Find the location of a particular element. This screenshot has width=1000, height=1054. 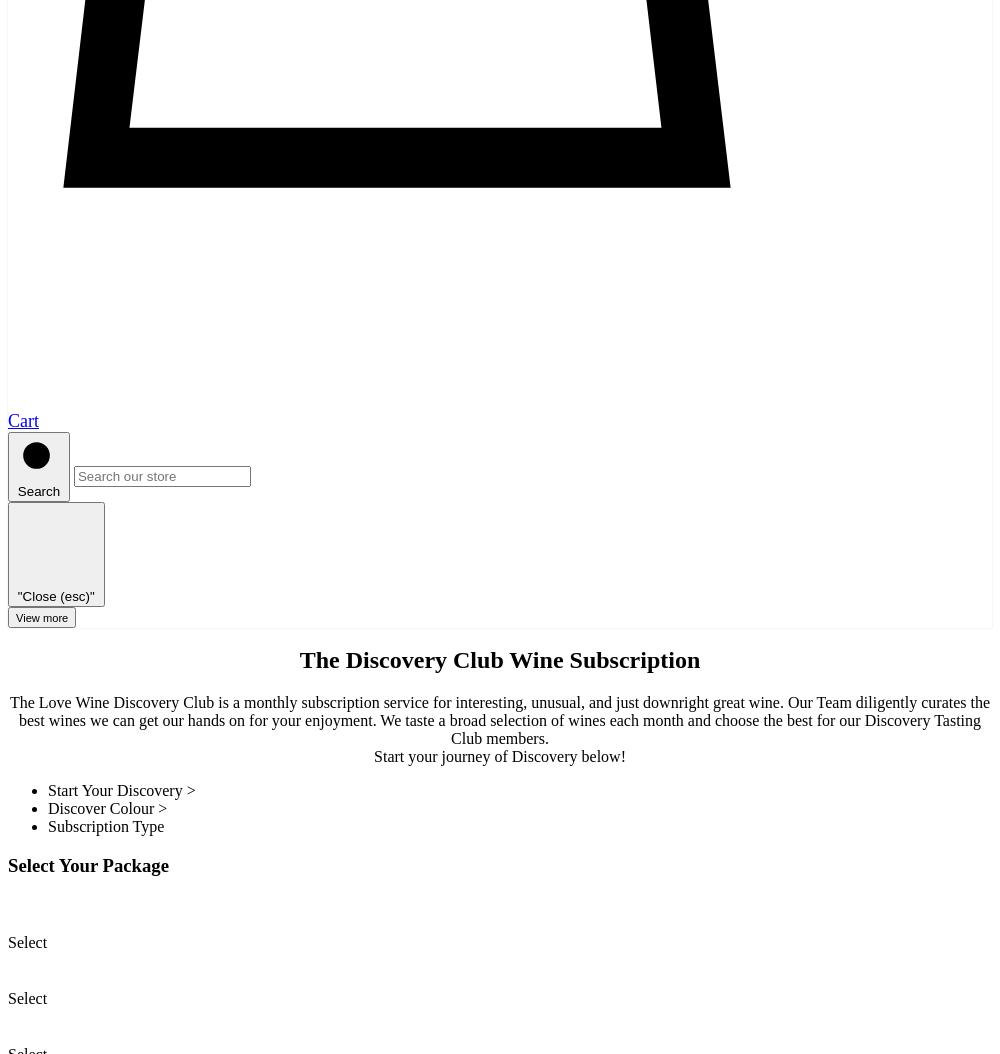

'Cart' is located at coordinates (23, 419).